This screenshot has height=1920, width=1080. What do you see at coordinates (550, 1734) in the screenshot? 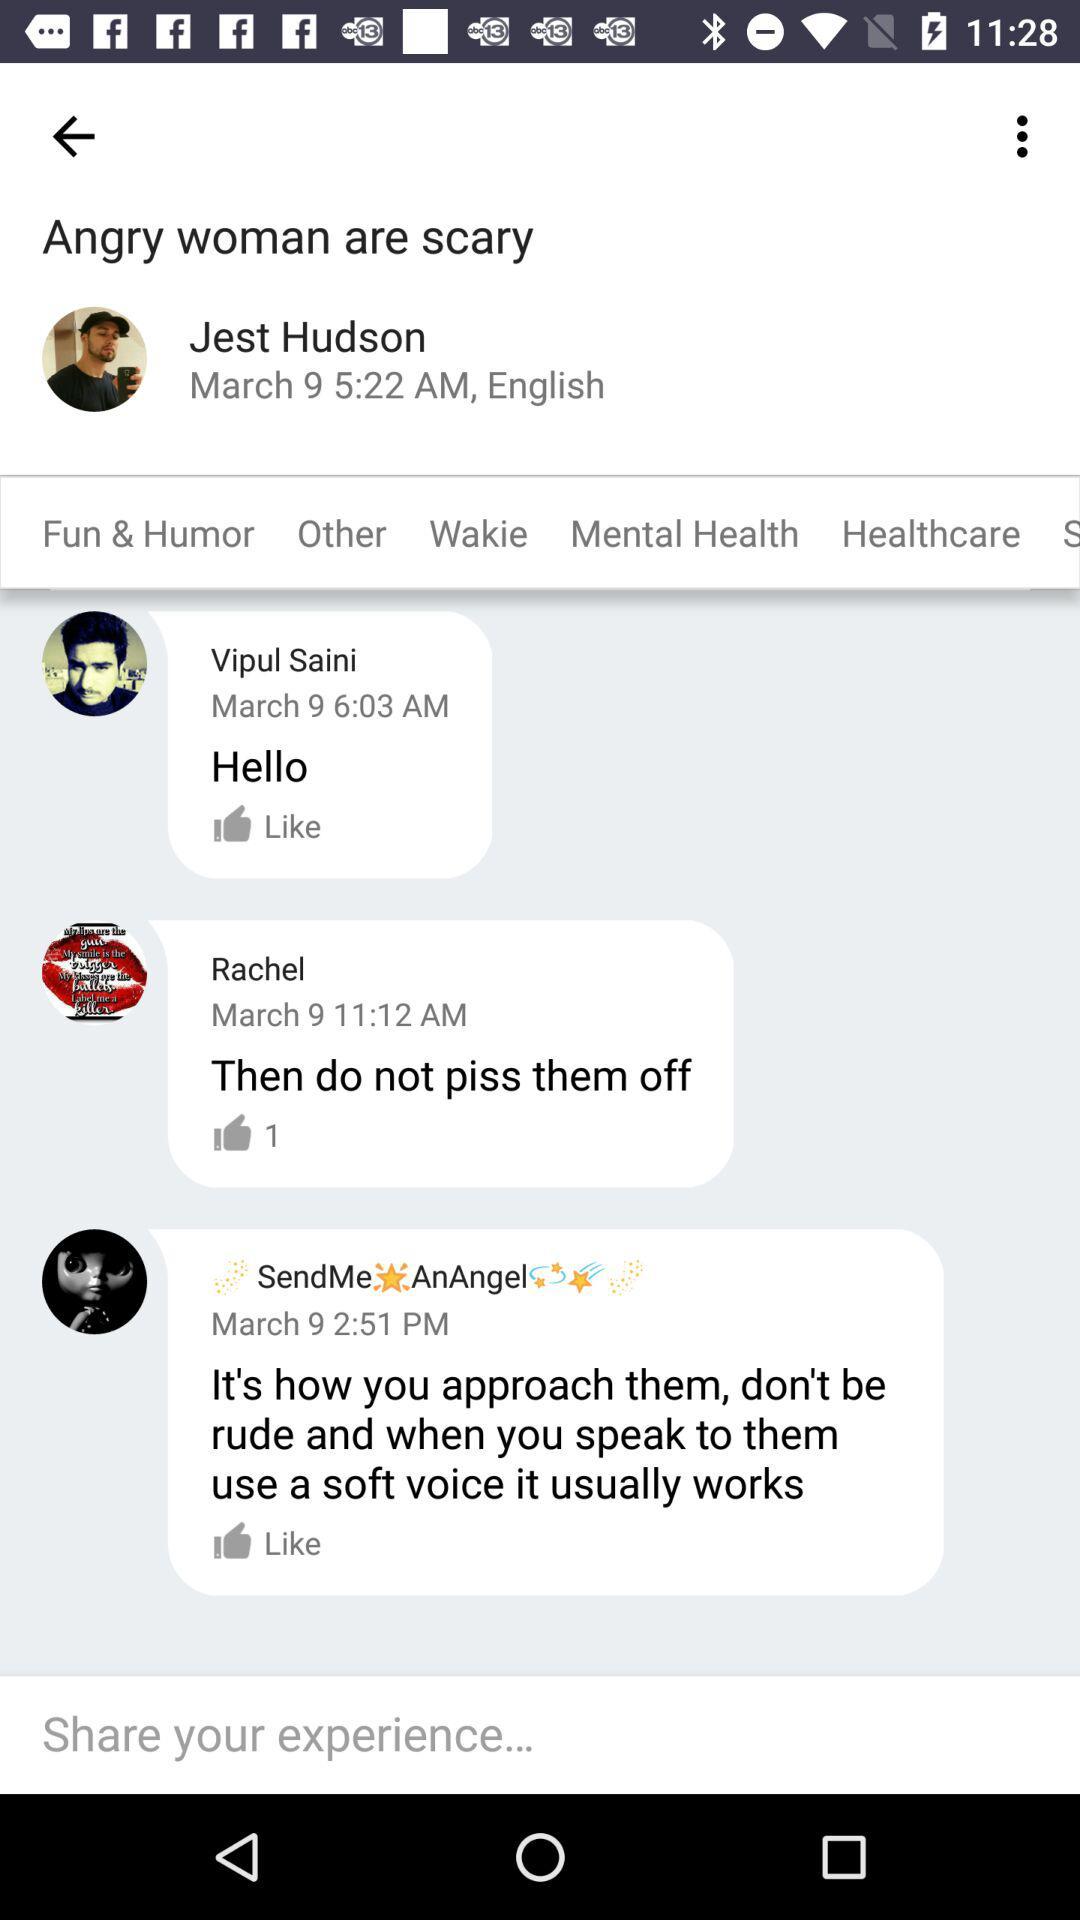
I see `share the article` at bounding box center [550, 1734].